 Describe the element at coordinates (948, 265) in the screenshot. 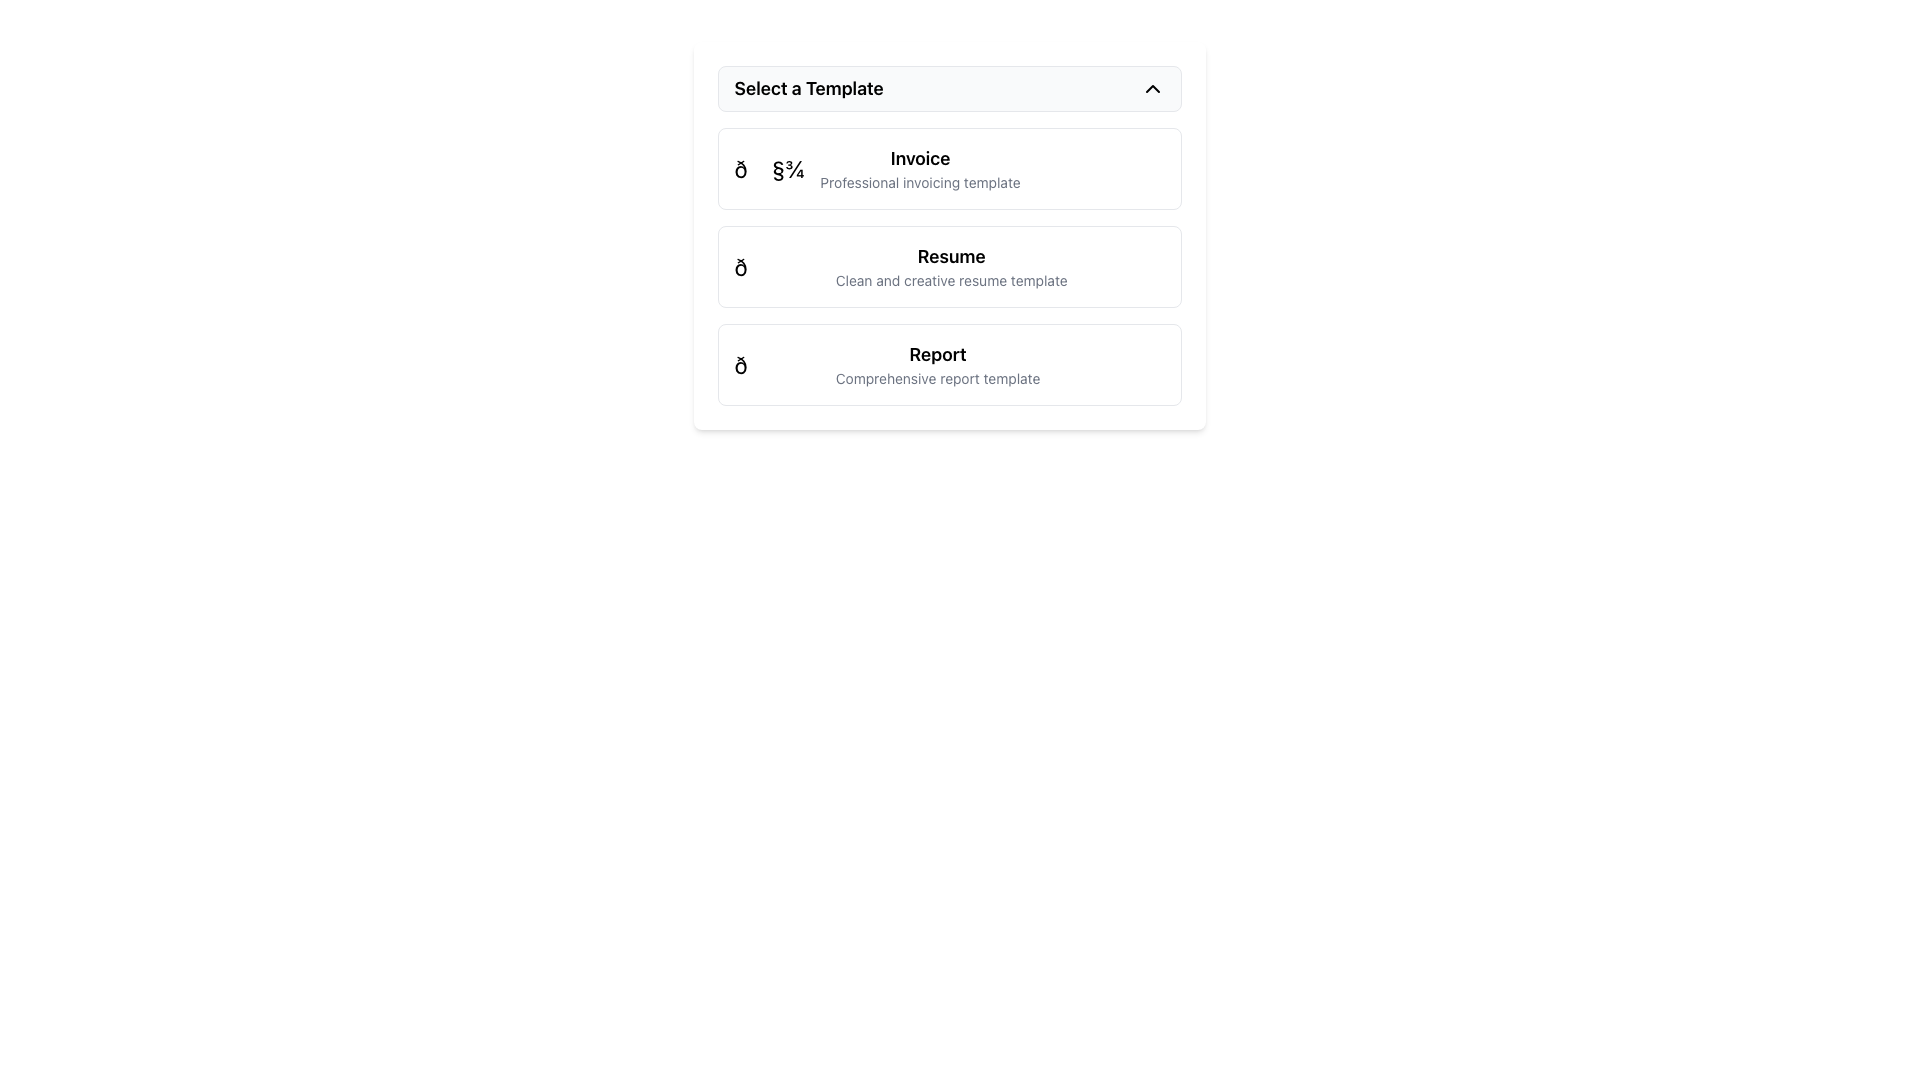

I see `the second selectable item in the template grid labeled 'Resume'` at that location.